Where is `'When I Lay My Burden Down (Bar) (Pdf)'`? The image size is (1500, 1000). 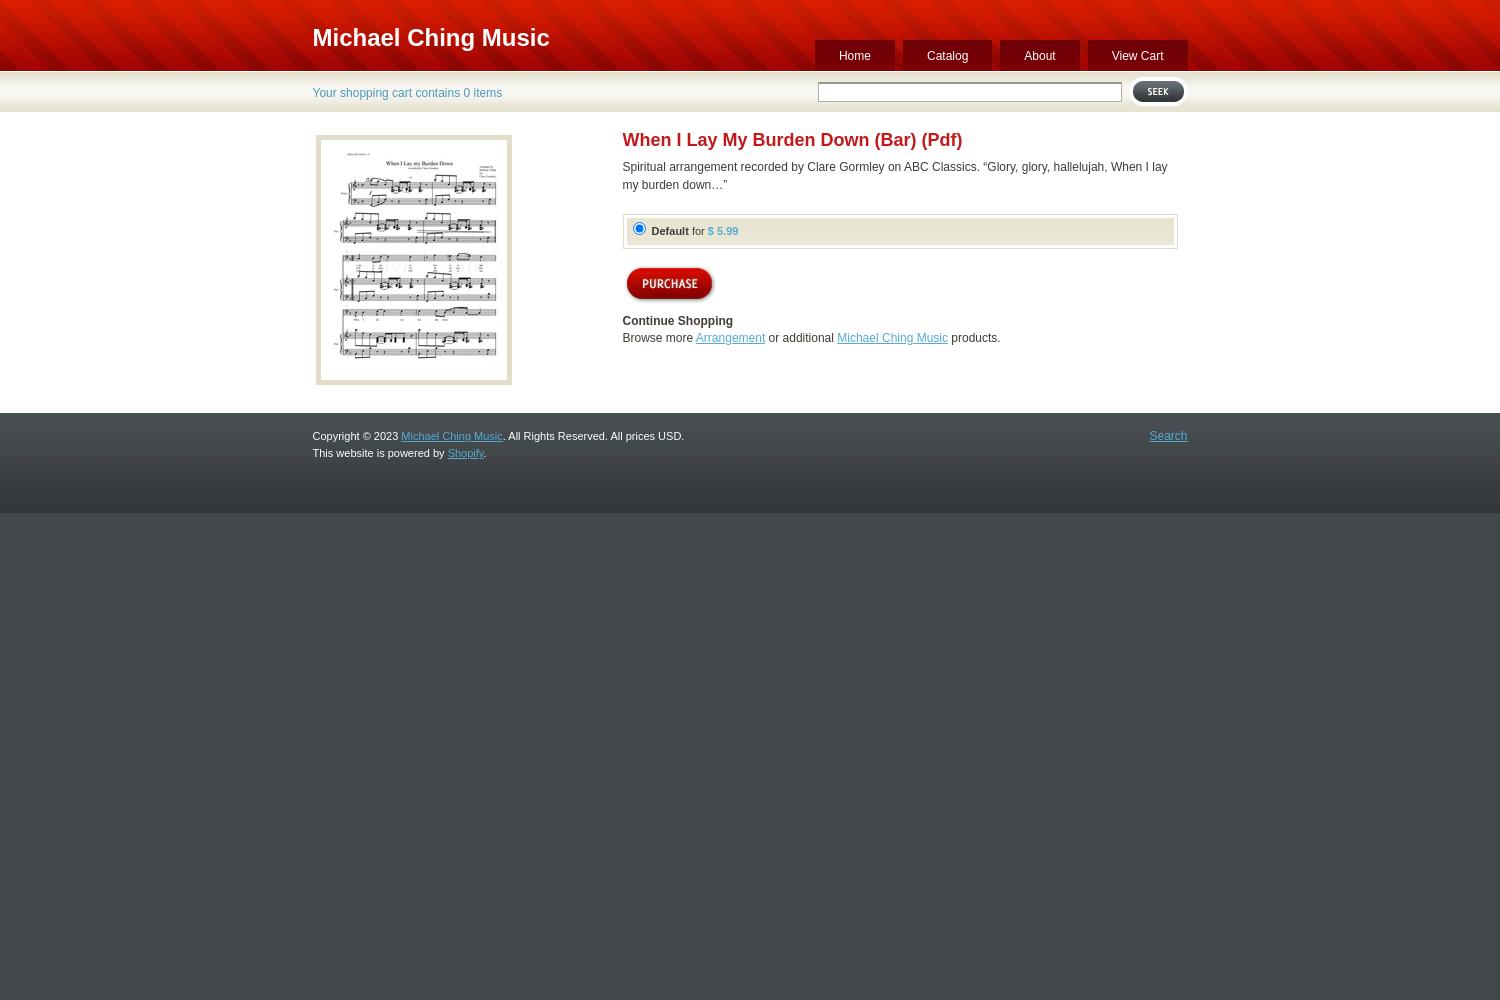 'When I Lay My Burden Down (Bar) (Pdf)' is located at coordinates (792, 140).